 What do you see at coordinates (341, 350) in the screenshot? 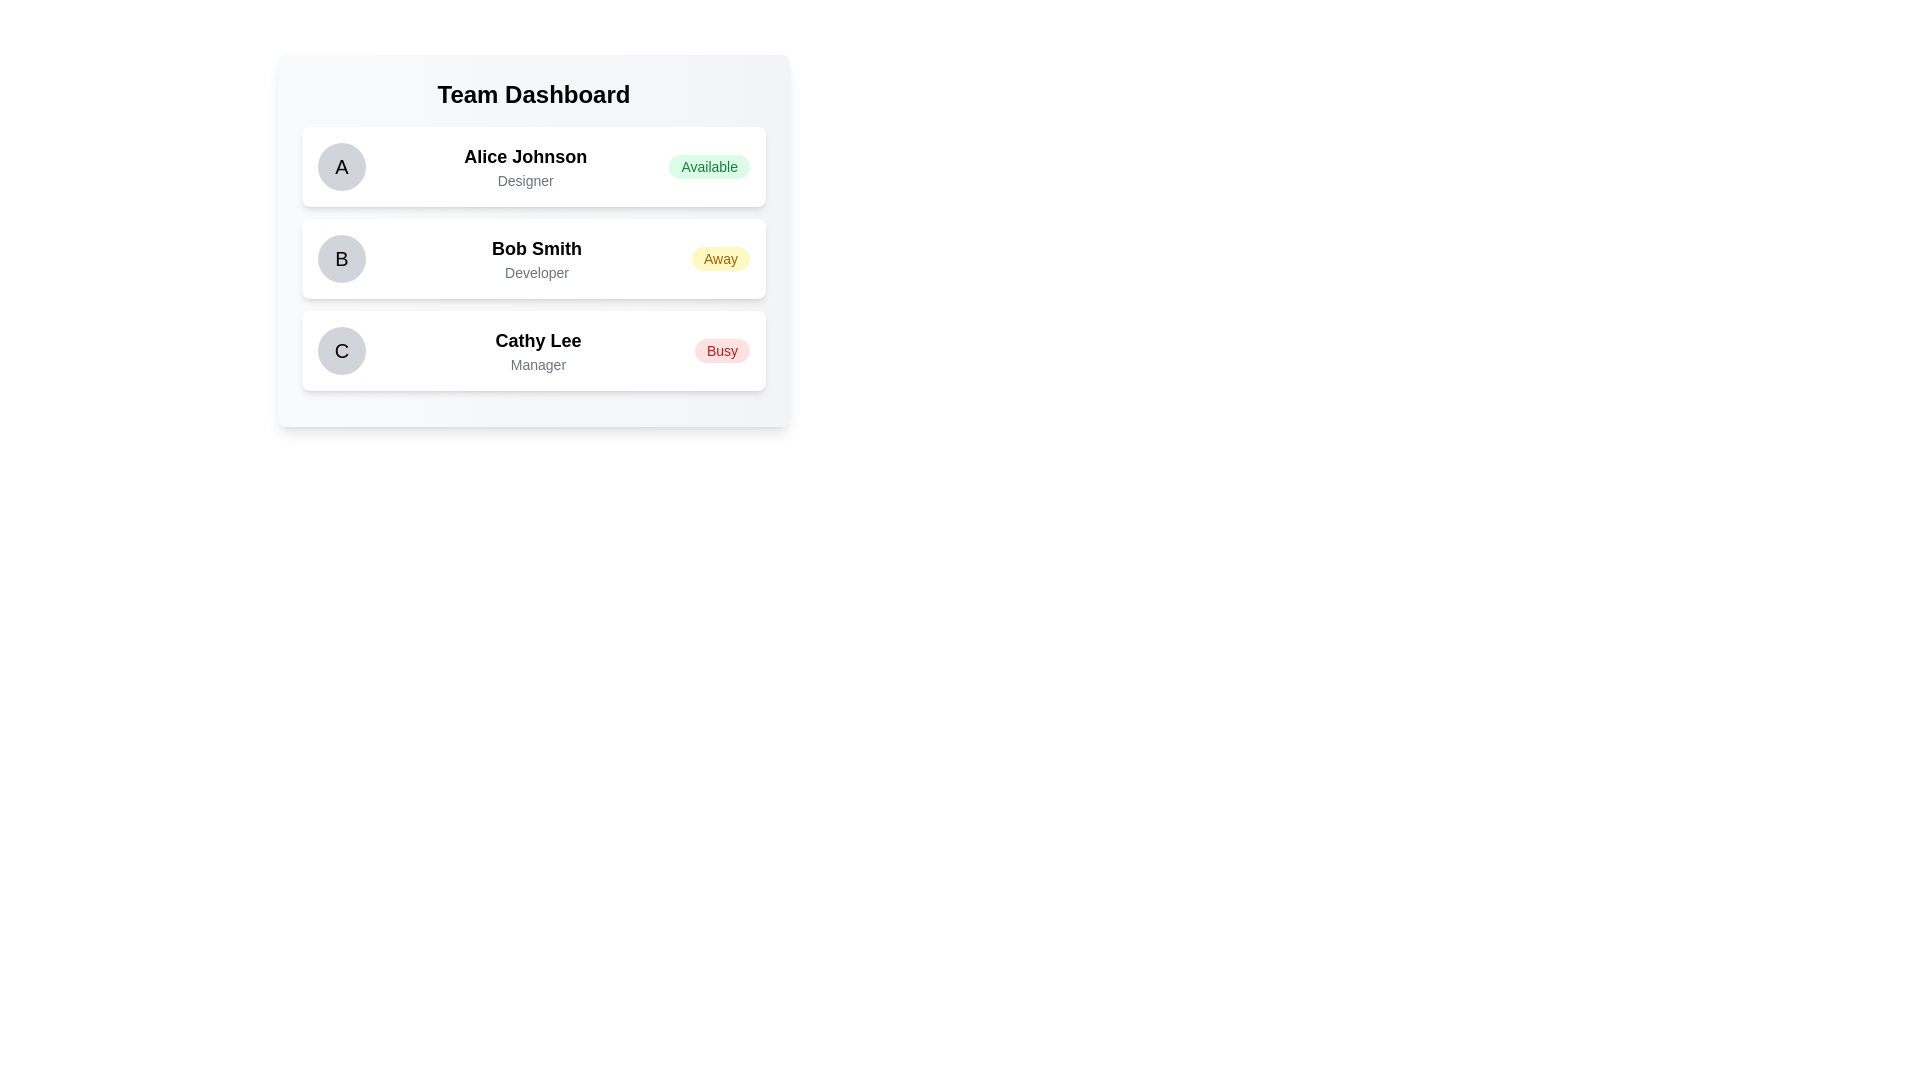
I see `the circular avatar icon with a gray background and the letter 'C' in black` at bounding box center [341, 350].